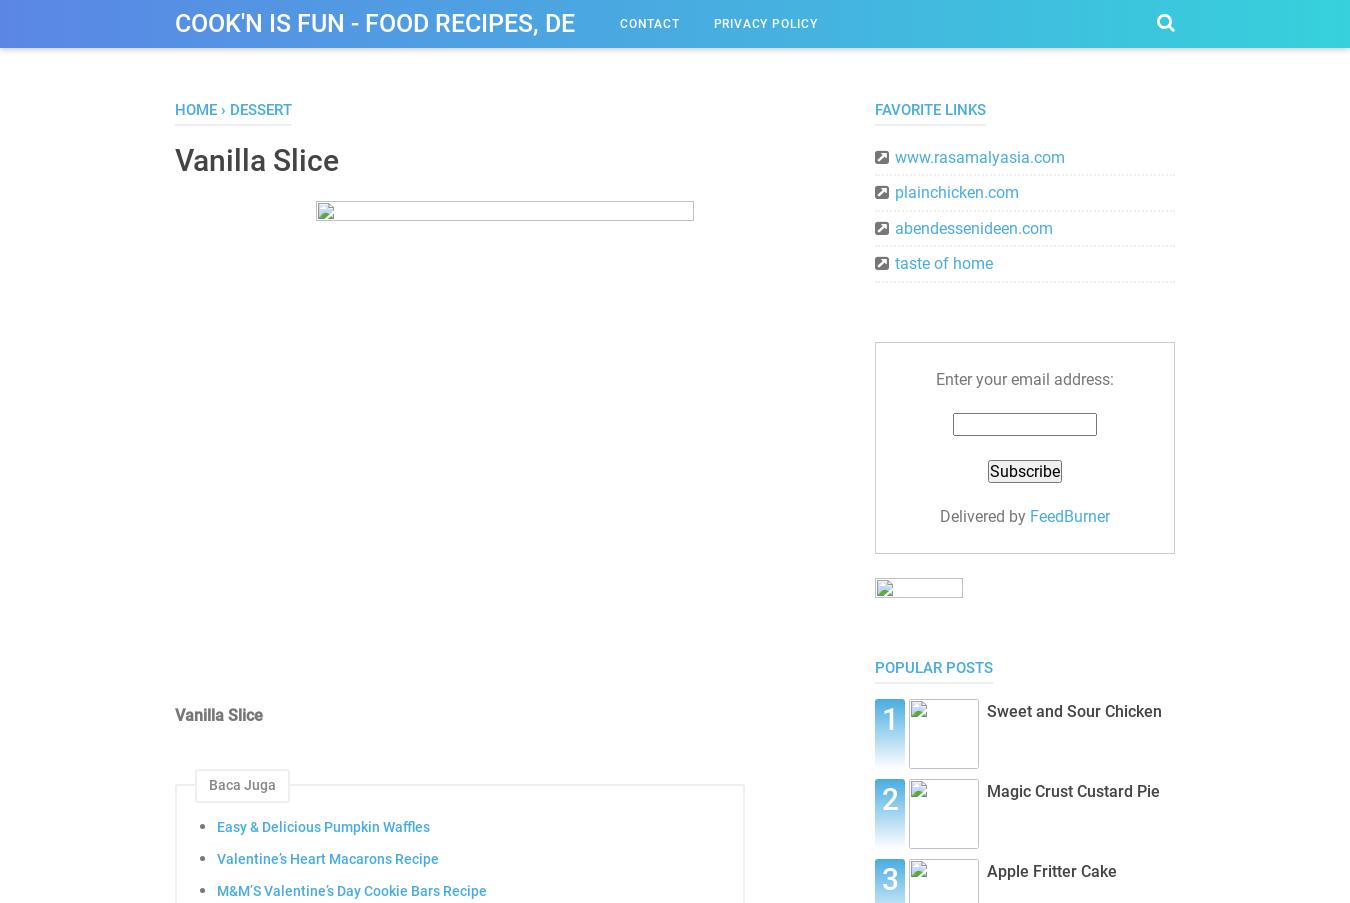  I want to click on 'plainchicken.com', so click(895, 191).